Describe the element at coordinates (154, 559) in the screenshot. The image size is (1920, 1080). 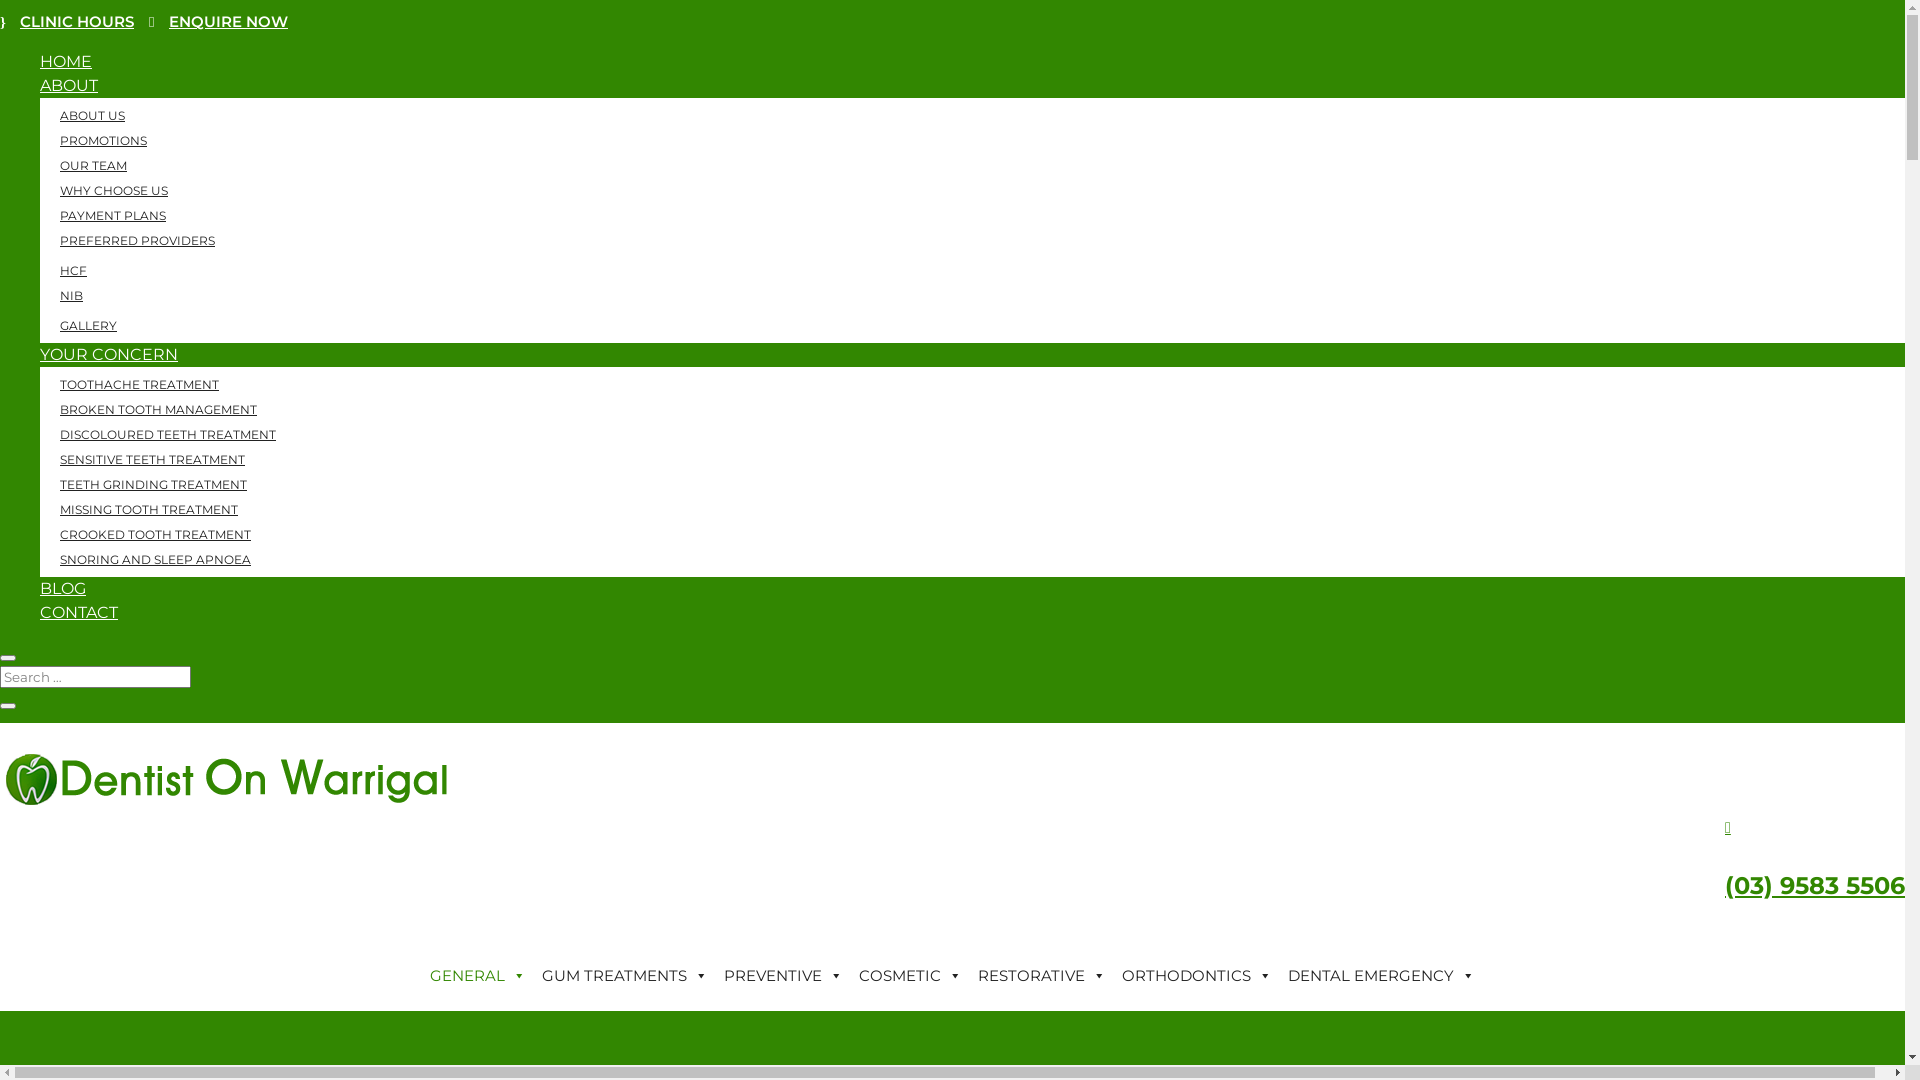
I see `'SNORING AND SLEEP APNOEA'` at that location.